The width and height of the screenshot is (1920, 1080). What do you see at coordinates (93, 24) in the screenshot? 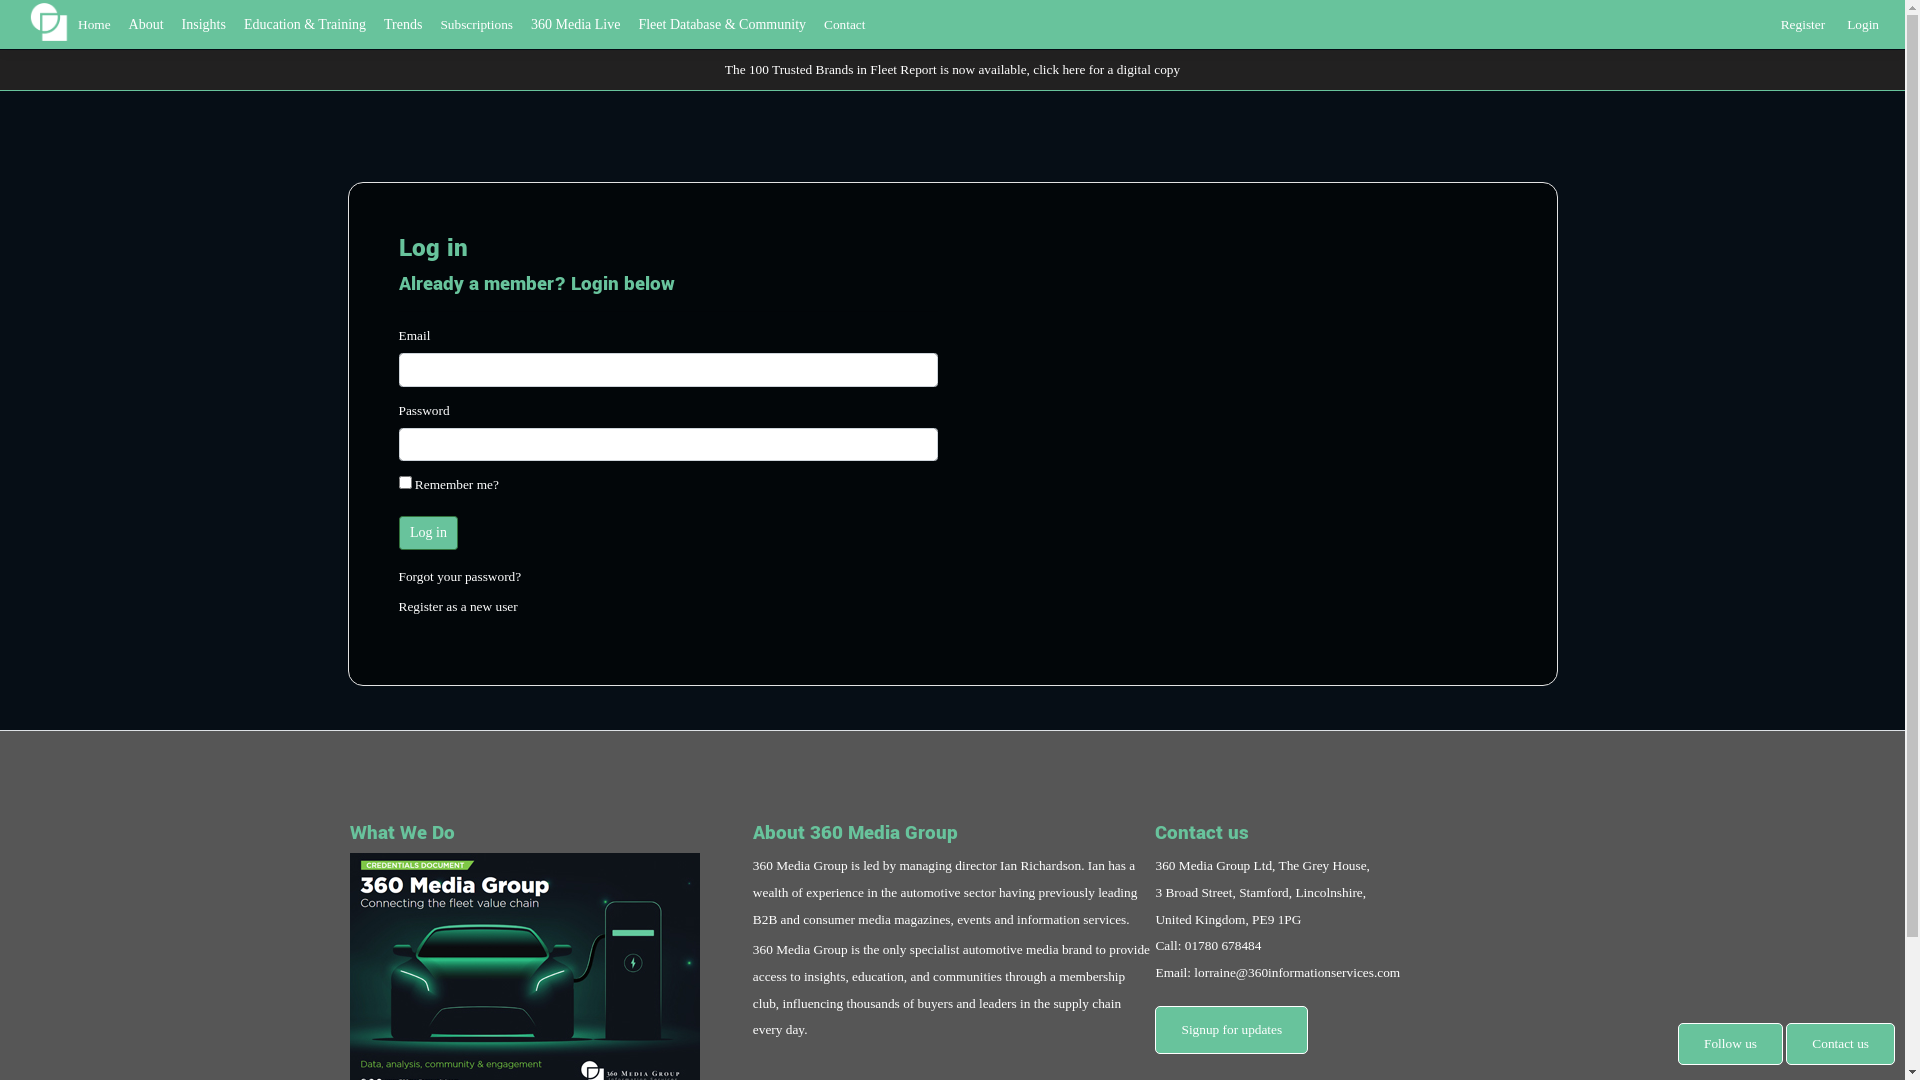
I see `'Home'` at bounding box center [93, 24].